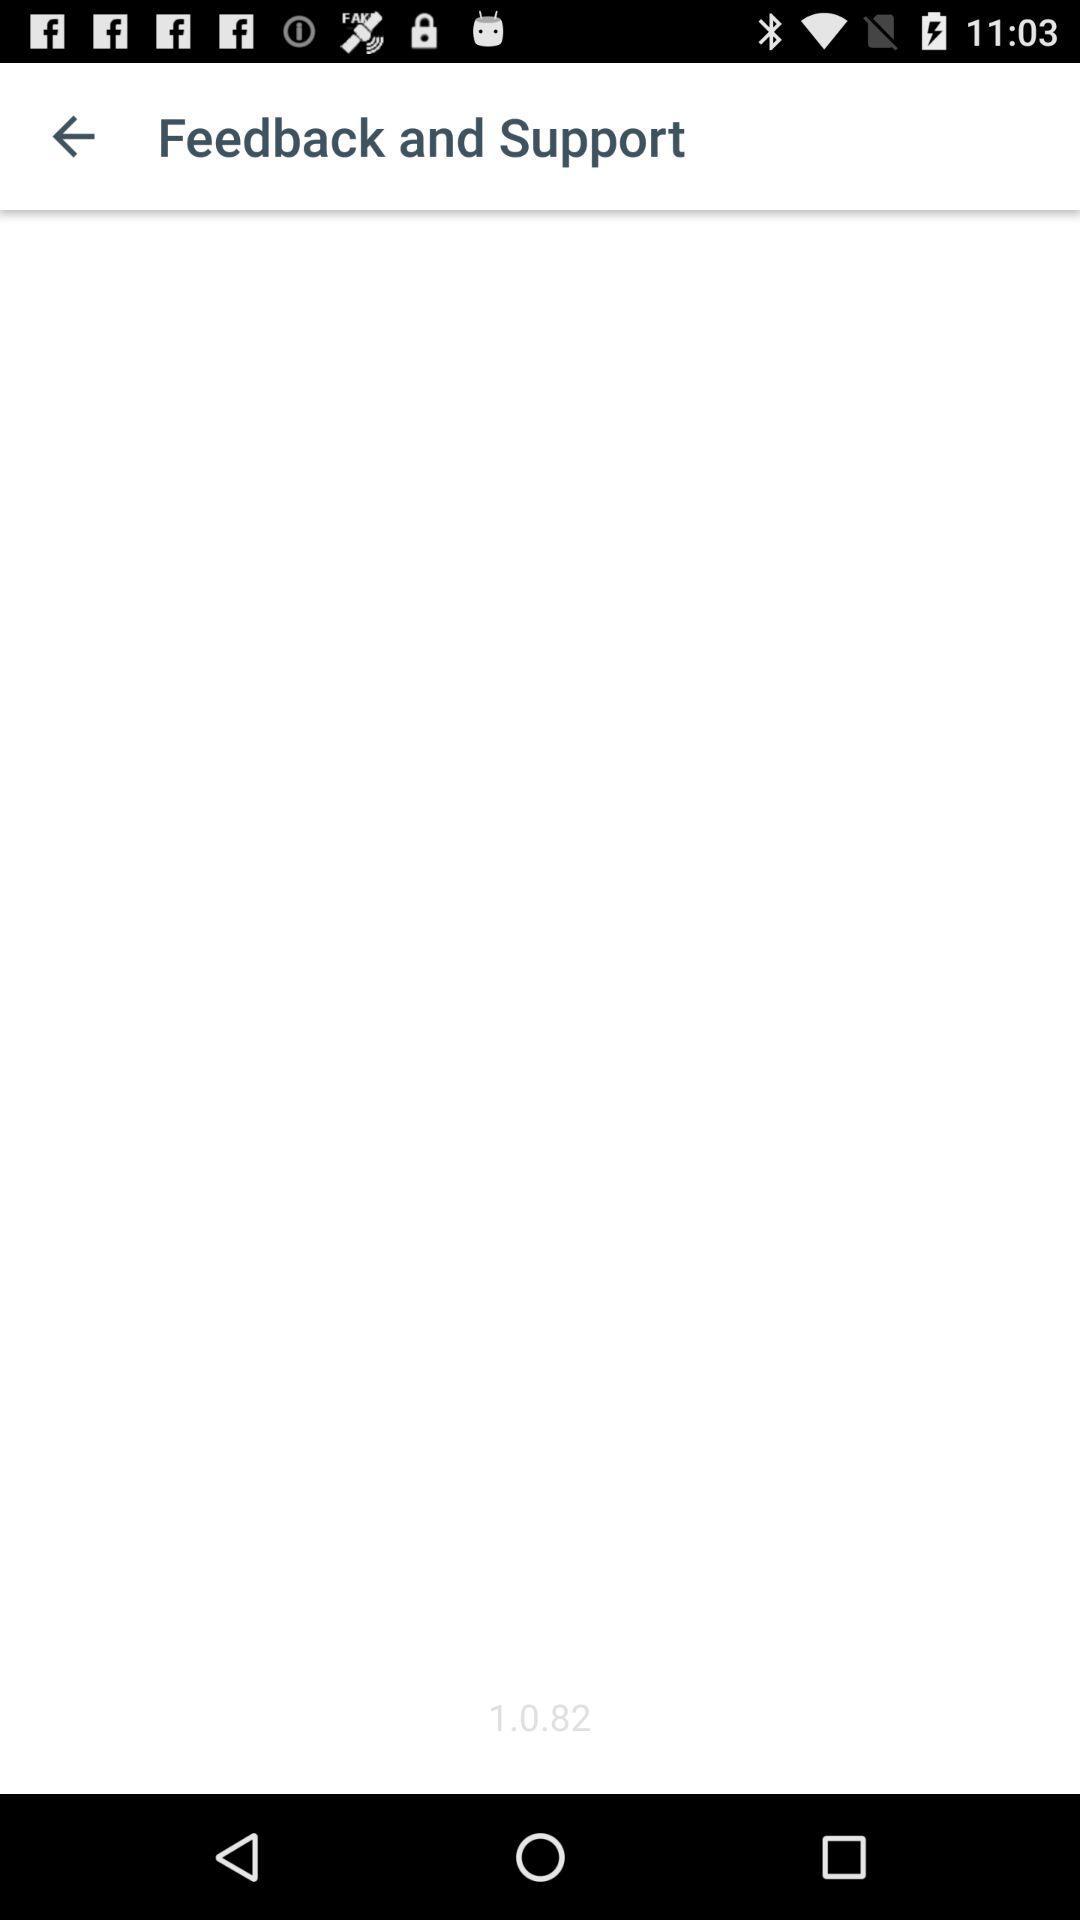 This screenshot has width=1080, height=1920. Describe the element at coordinates (72, 135) in the screenshot. I see `the app next to the feedback and support app` at that location.